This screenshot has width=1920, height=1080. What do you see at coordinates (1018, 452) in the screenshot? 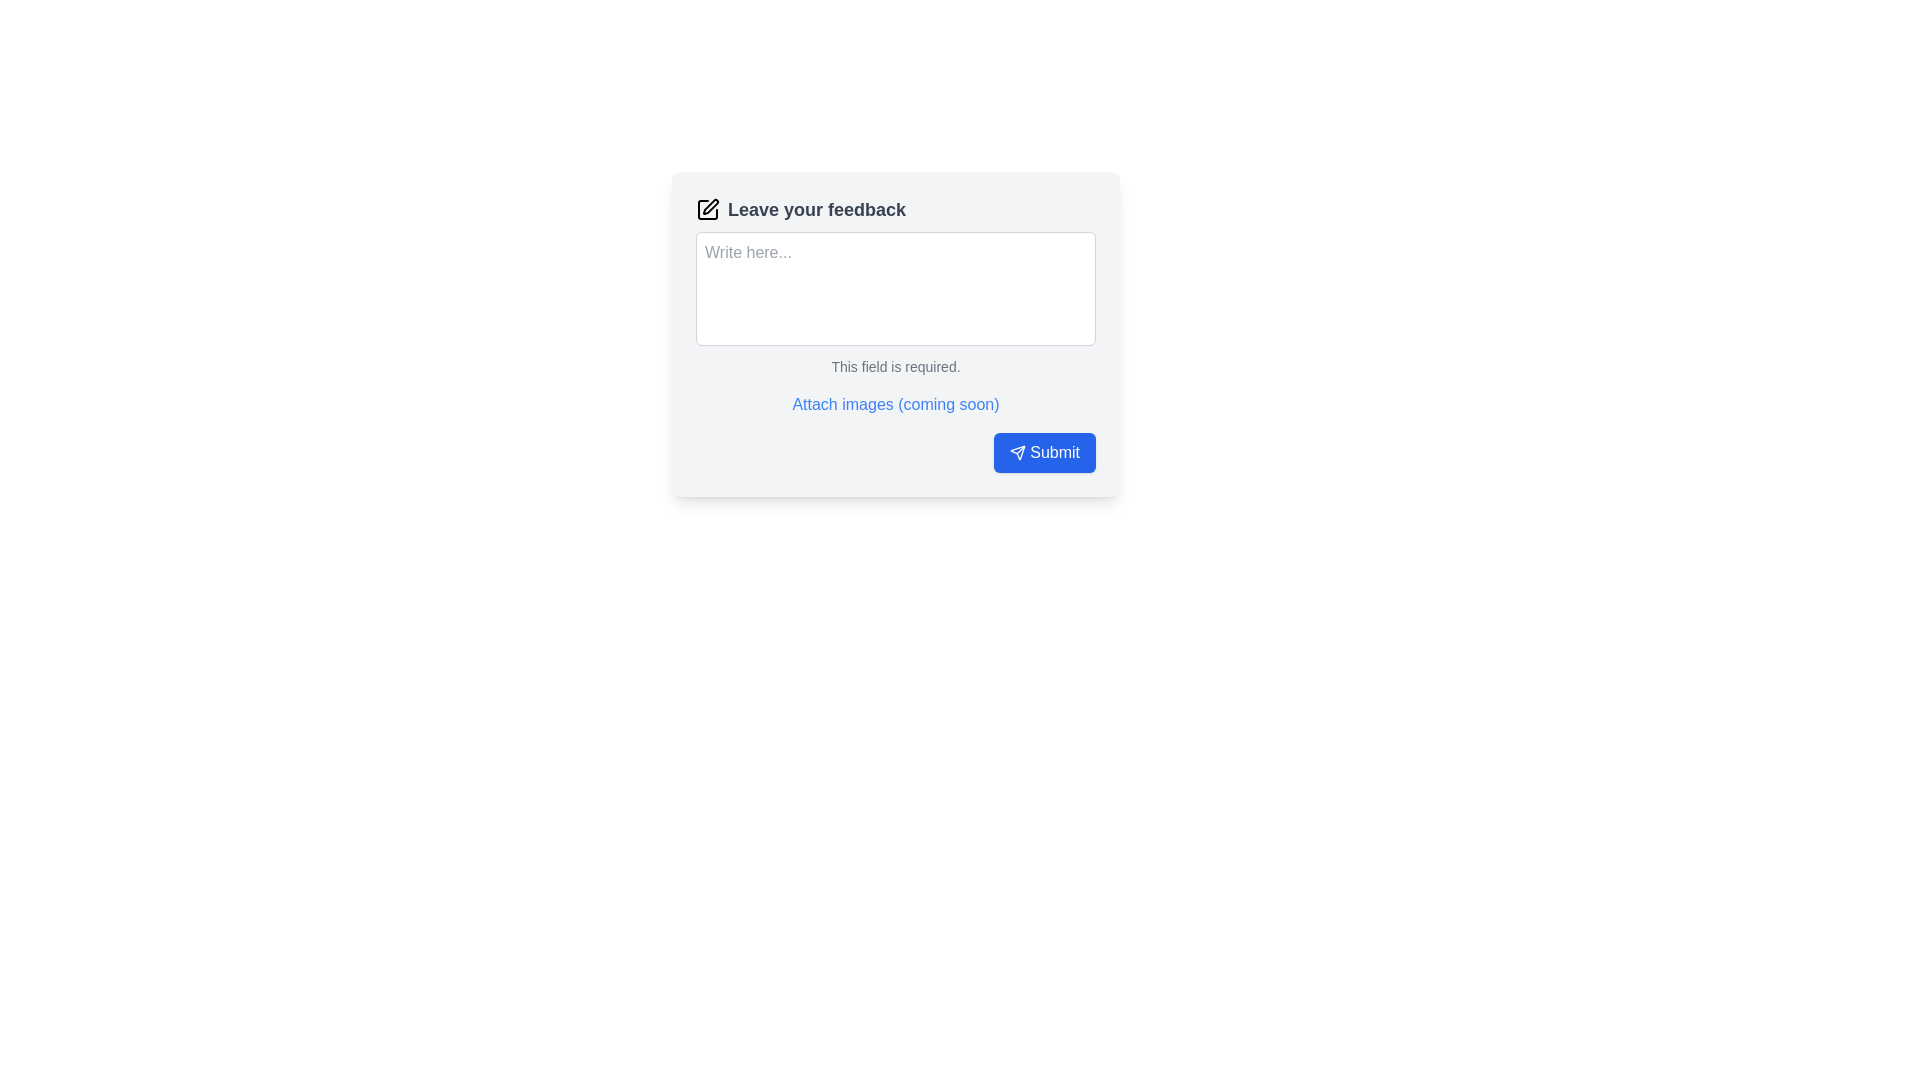
I see `the SVG icon representing a send action, which is a small paper airplane icon located to the left of the 'Submit' label in the lower-right part of the feedback form` at bounding box center [1018, 452].